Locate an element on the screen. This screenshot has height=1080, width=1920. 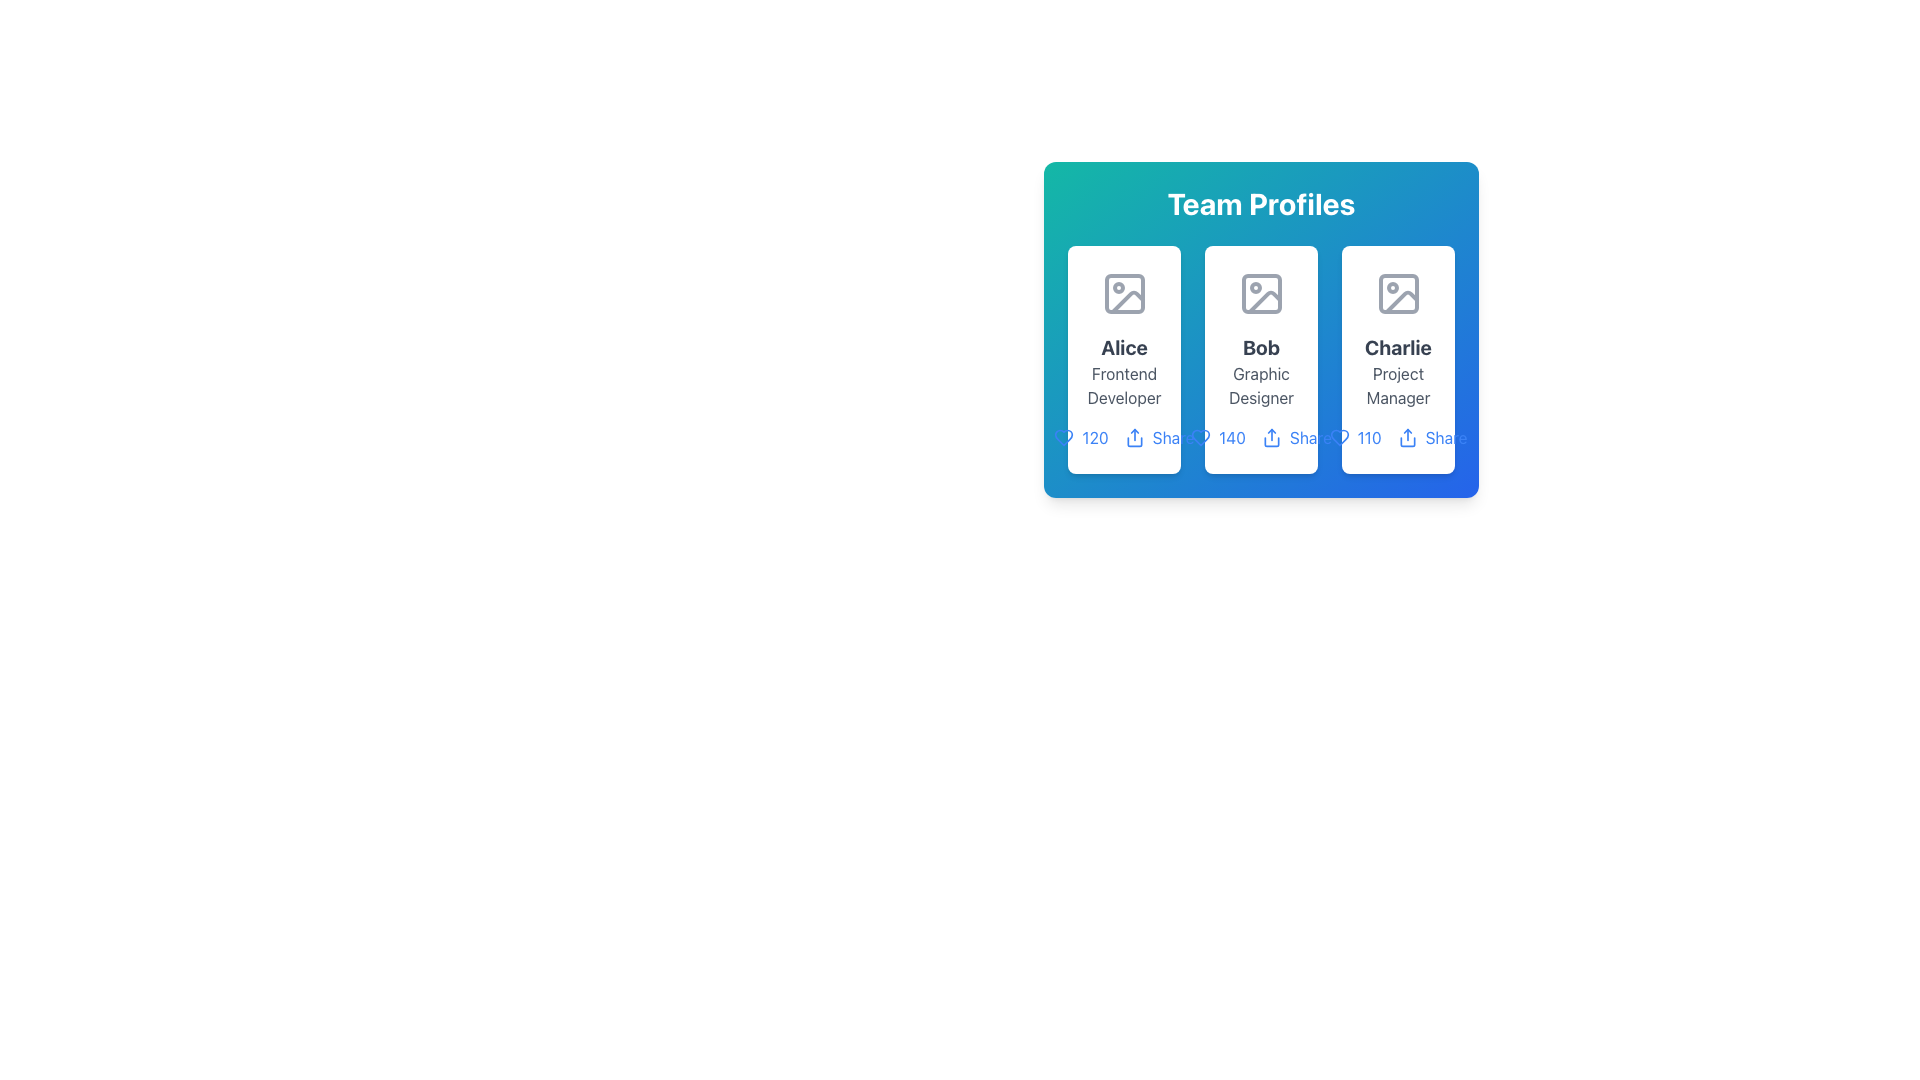
the image placeholder icon on Alice's profile card located in the Team Profiles panel is located at coordinates (1124, 293).